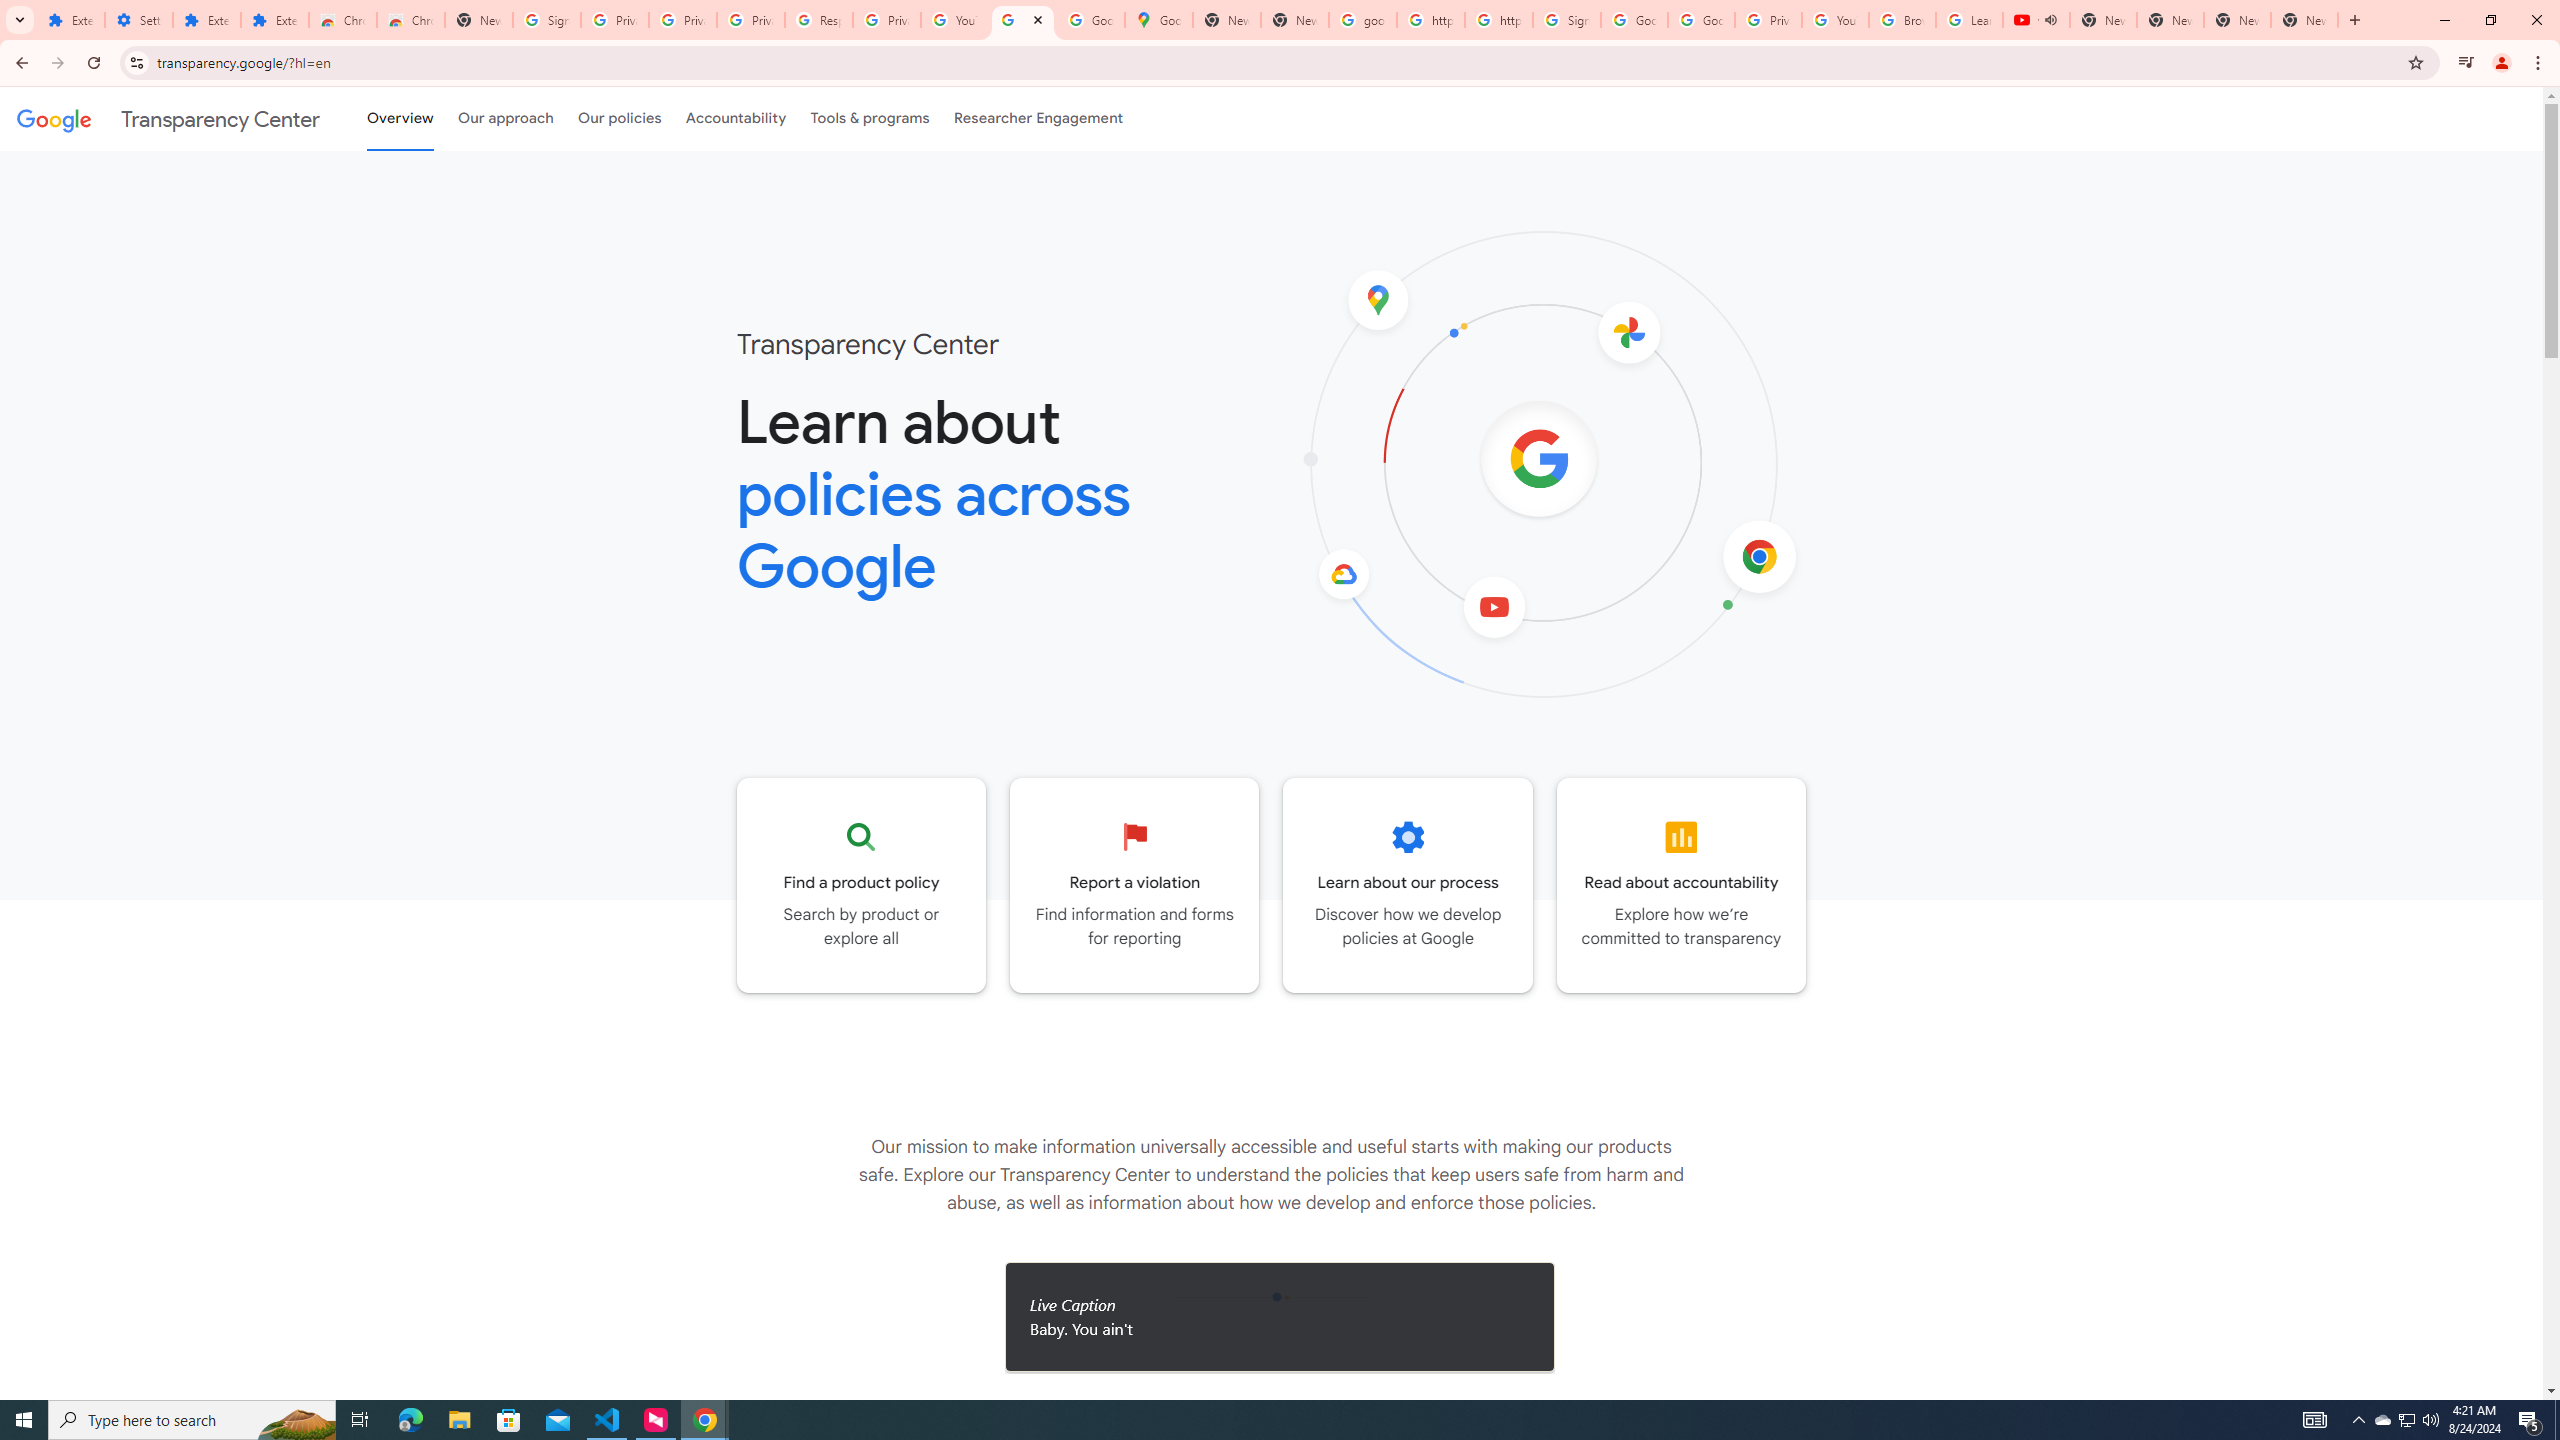 The width and height of the screenshot is (2560, 1440). What do you see at coordinates (1497, 19) in the screenshot?
I see `'https://scholar.google.com/'` at bounding box center [1497, 19].